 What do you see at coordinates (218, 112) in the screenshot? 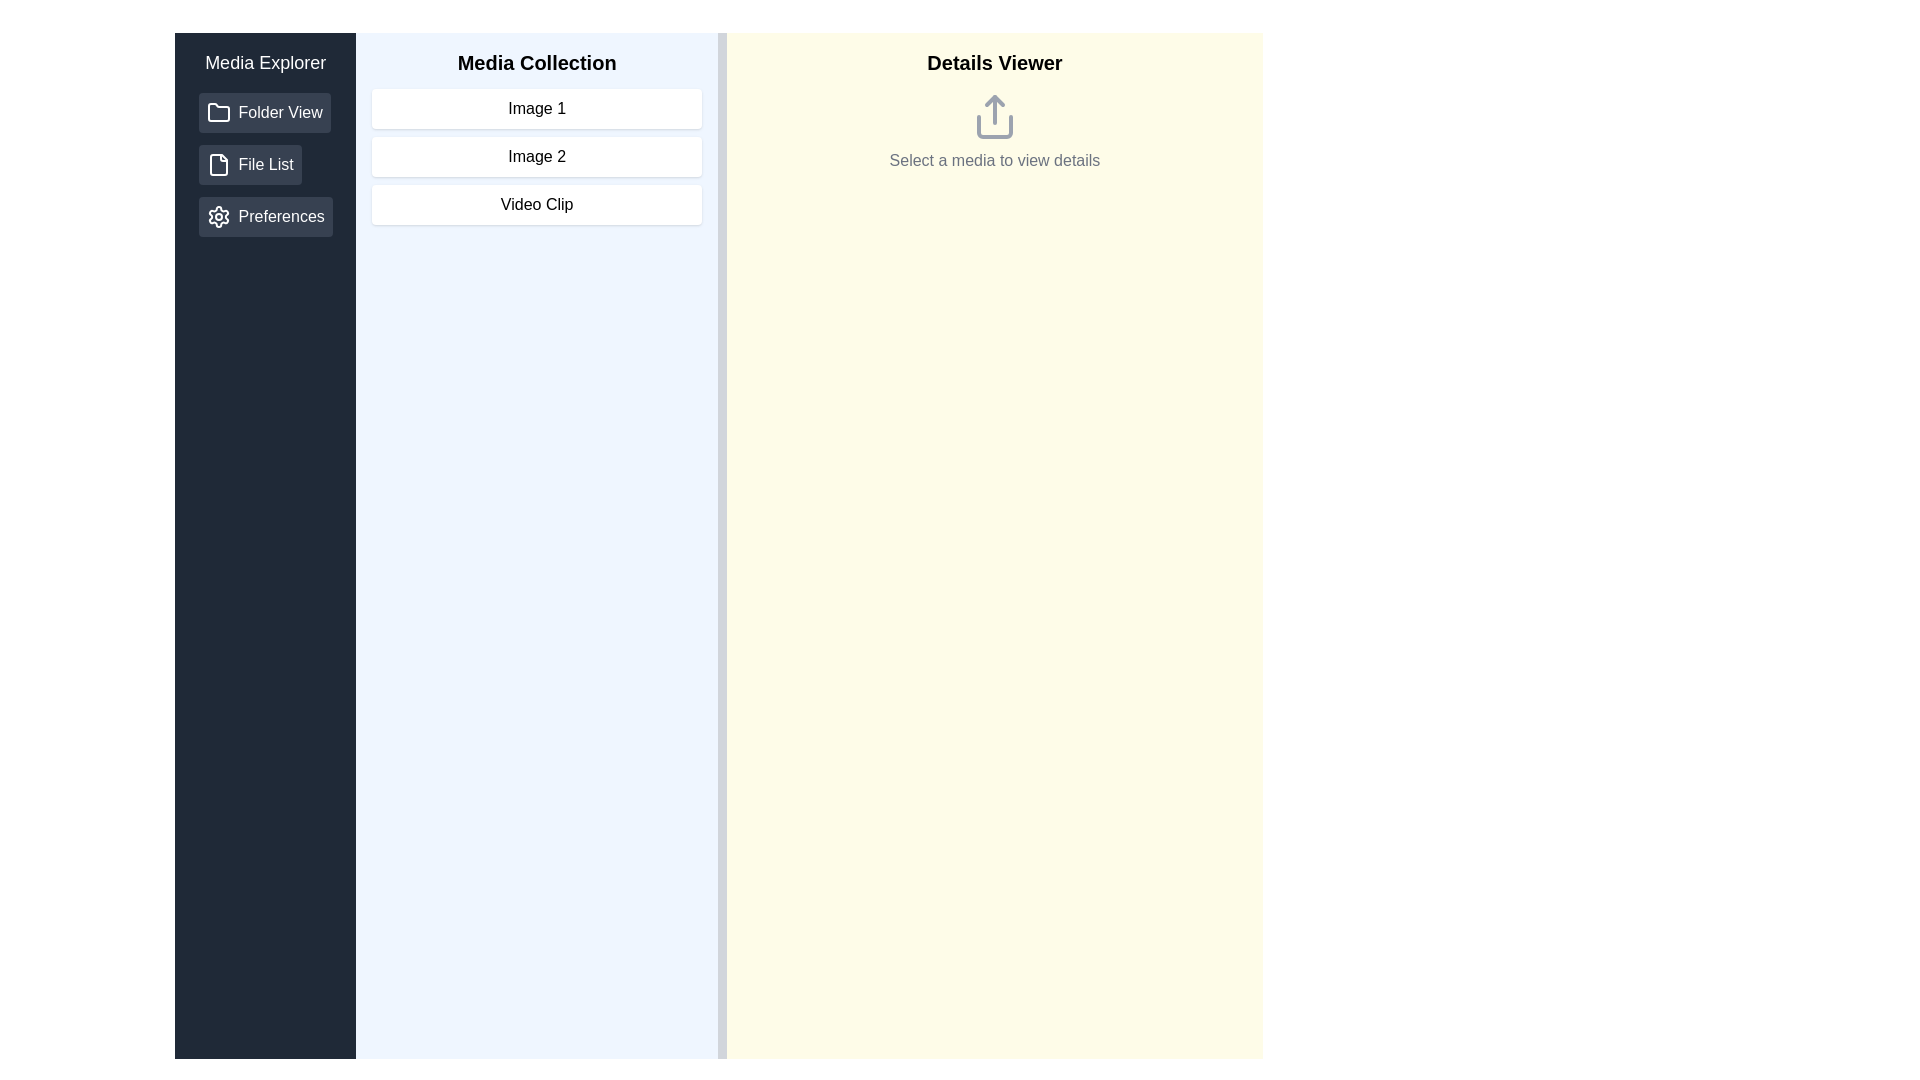
I see `the folder icon located at the top of the left-aligned sidebar next to the 'Folder View' label to interact with the folder view` at bounding box center [218, 112].